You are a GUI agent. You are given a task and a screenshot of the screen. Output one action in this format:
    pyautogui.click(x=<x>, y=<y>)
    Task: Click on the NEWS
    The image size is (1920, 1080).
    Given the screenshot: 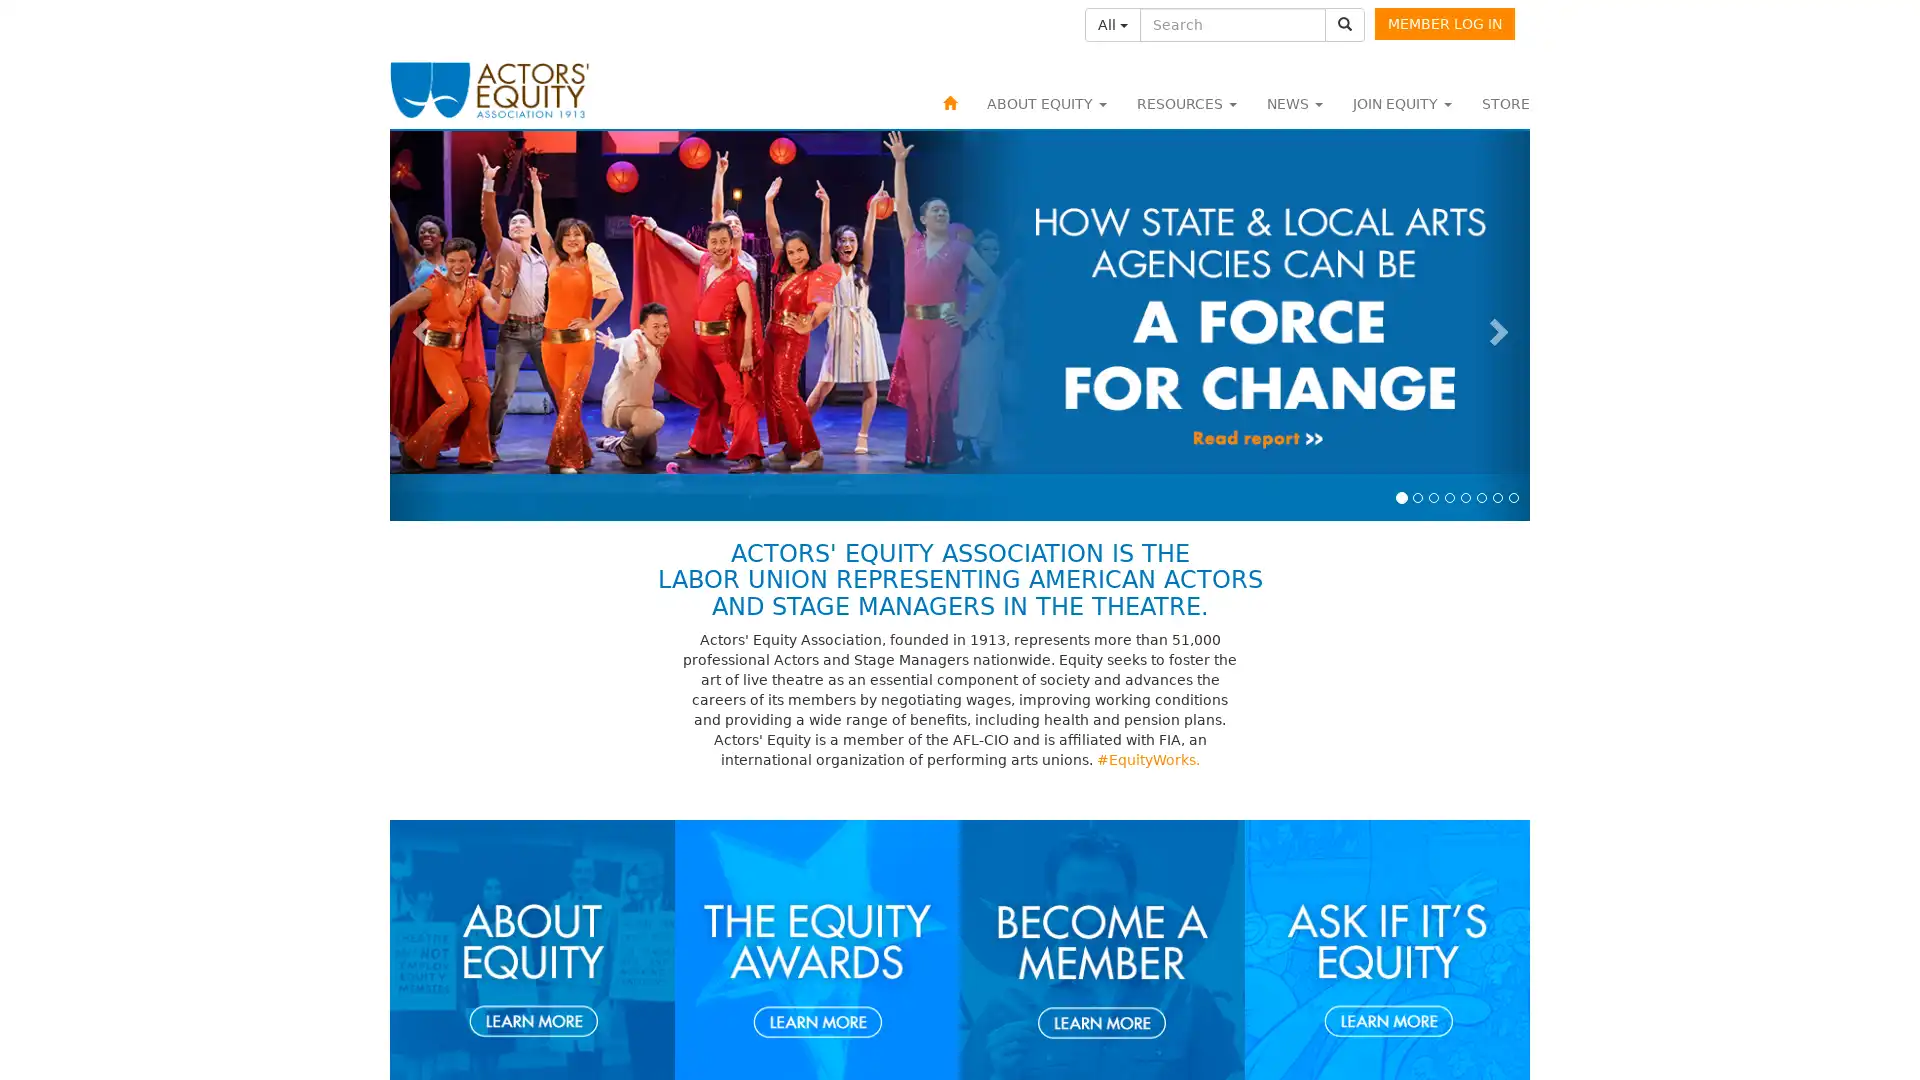 What is the action you would take?
    pyautogui.click(x=1295, y=104)
    